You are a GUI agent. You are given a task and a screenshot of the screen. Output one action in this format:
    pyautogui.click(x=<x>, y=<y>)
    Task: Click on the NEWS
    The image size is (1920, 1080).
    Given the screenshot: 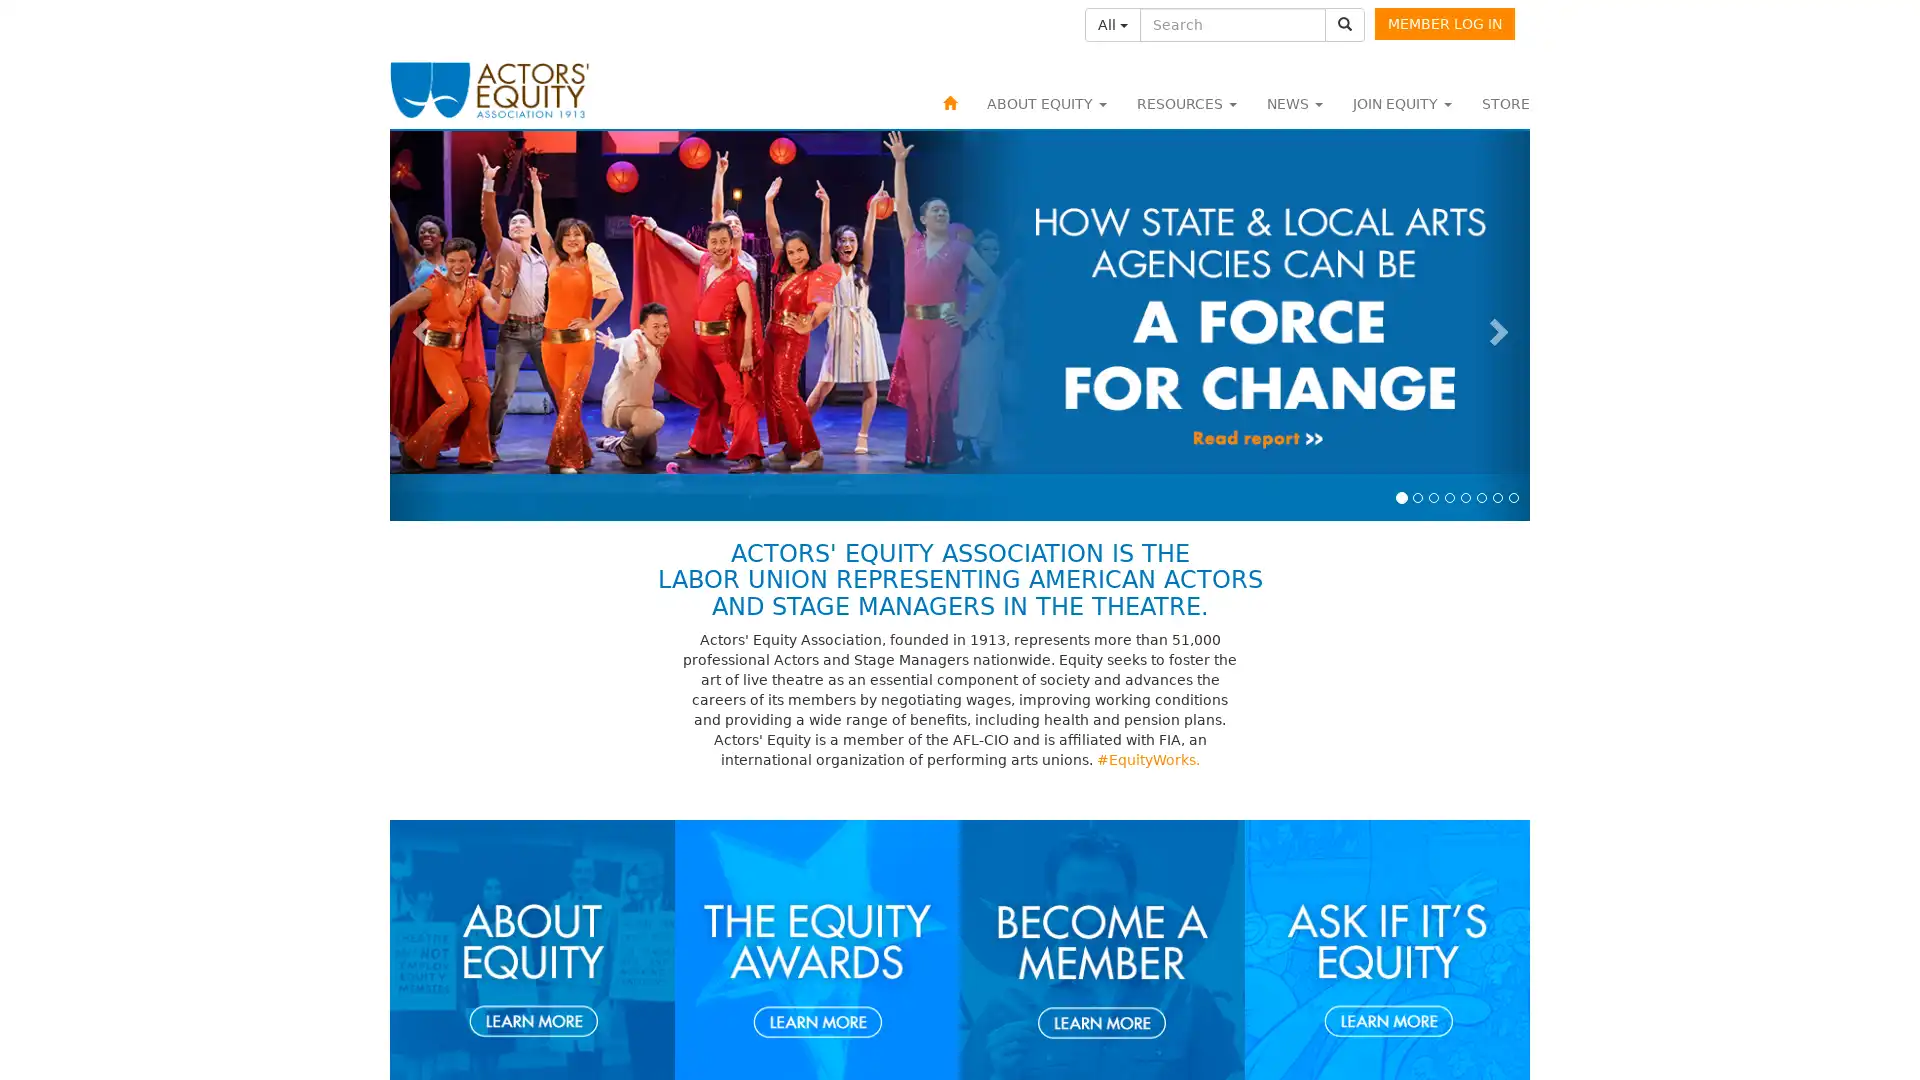 What is the action you would take?
    pyautogui.click(x=1295, y=104)
    